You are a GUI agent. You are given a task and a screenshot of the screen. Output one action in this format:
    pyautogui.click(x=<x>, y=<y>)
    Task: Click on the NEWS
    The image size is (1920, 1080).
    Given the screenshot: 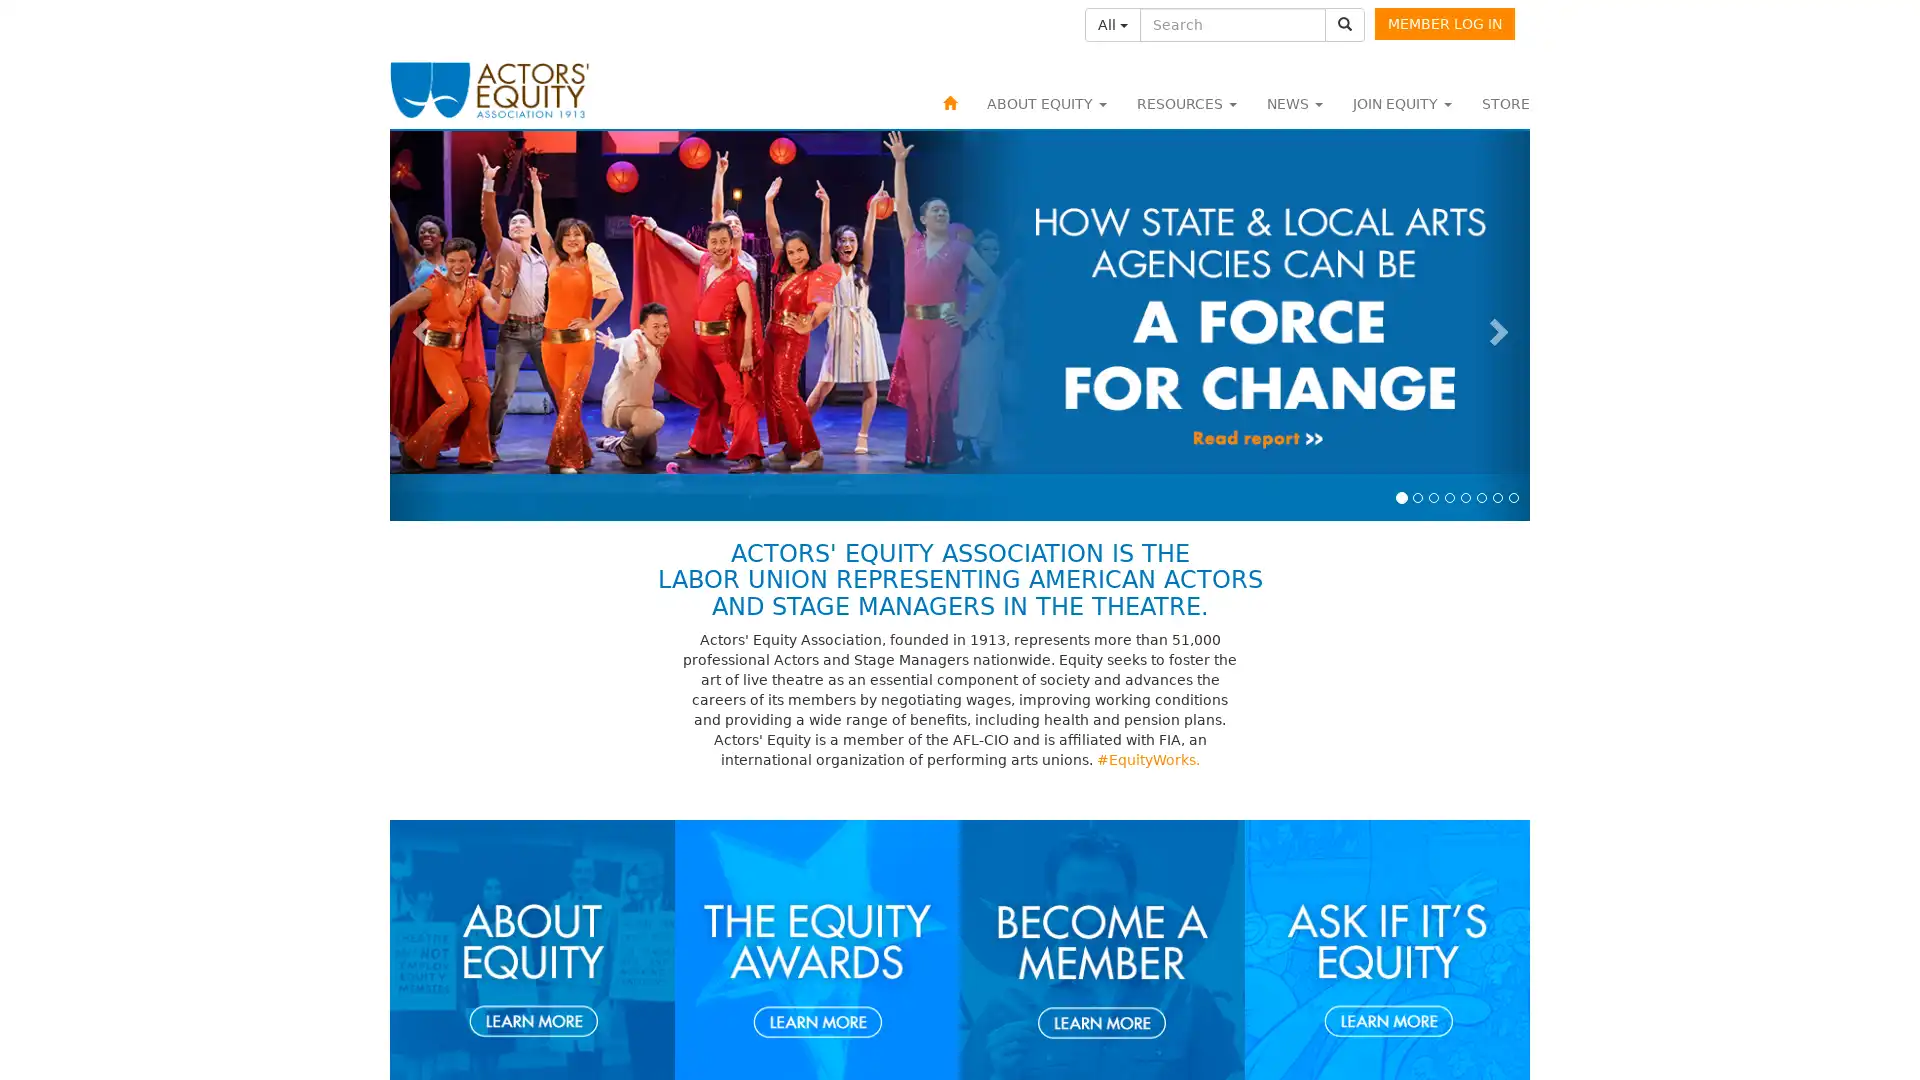 What is the action you would take?
    pyautogui.click(x=1295, y=104)
    